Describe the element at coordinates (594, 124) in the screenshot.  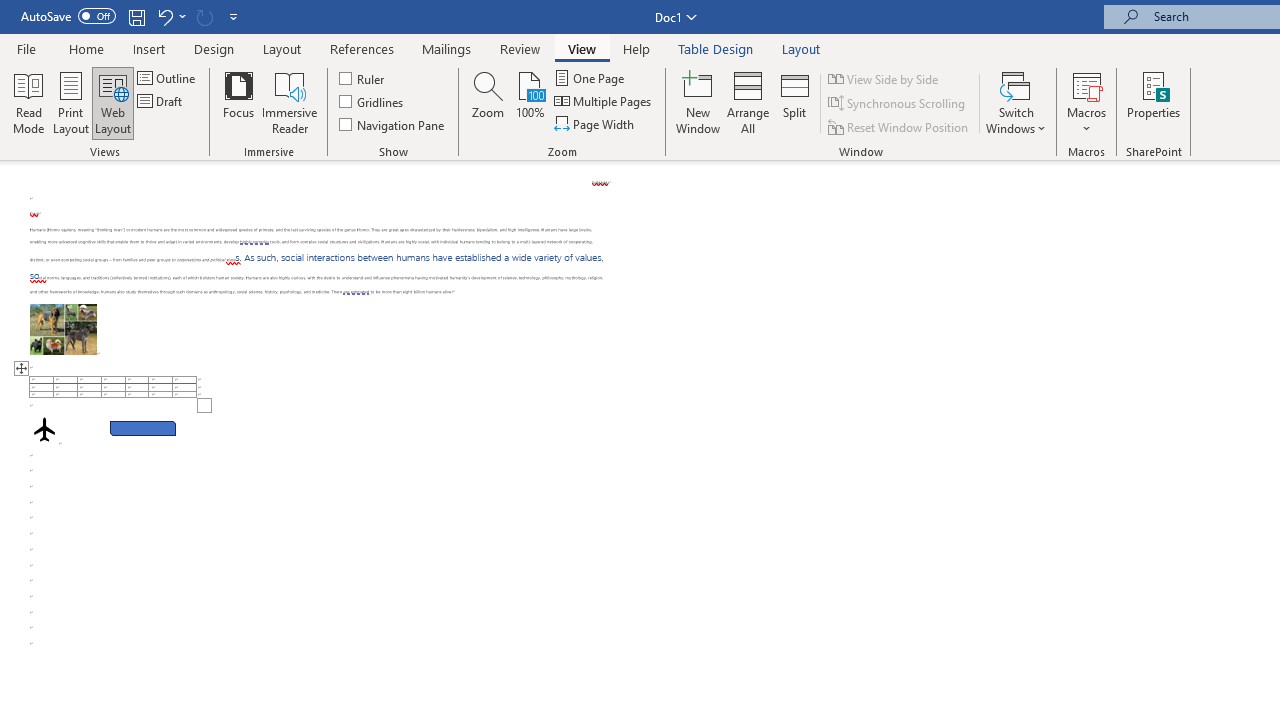
I see `'Page Width'` at that location.